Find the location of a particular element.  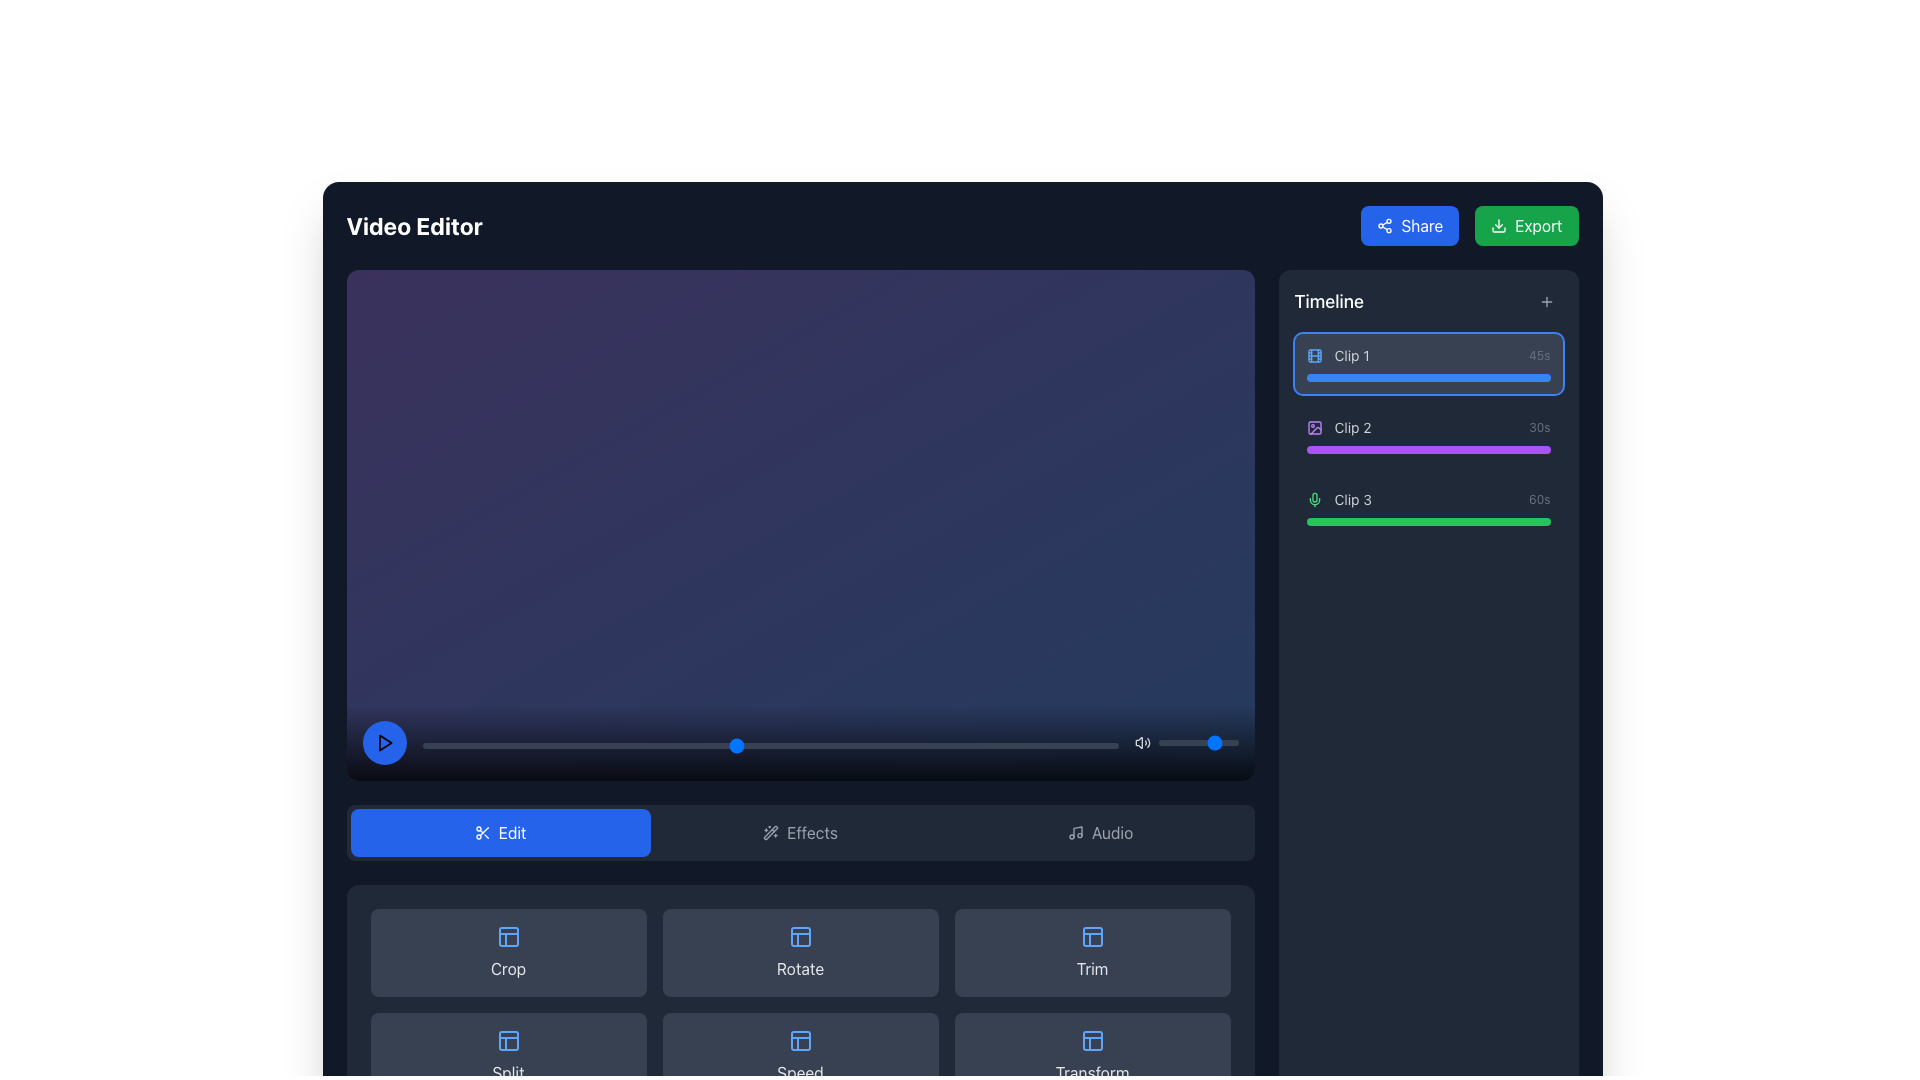

the Timeline clip entry labeled 'Clip 1' with a duration of '45s' is located at coordinates (1427, 354).